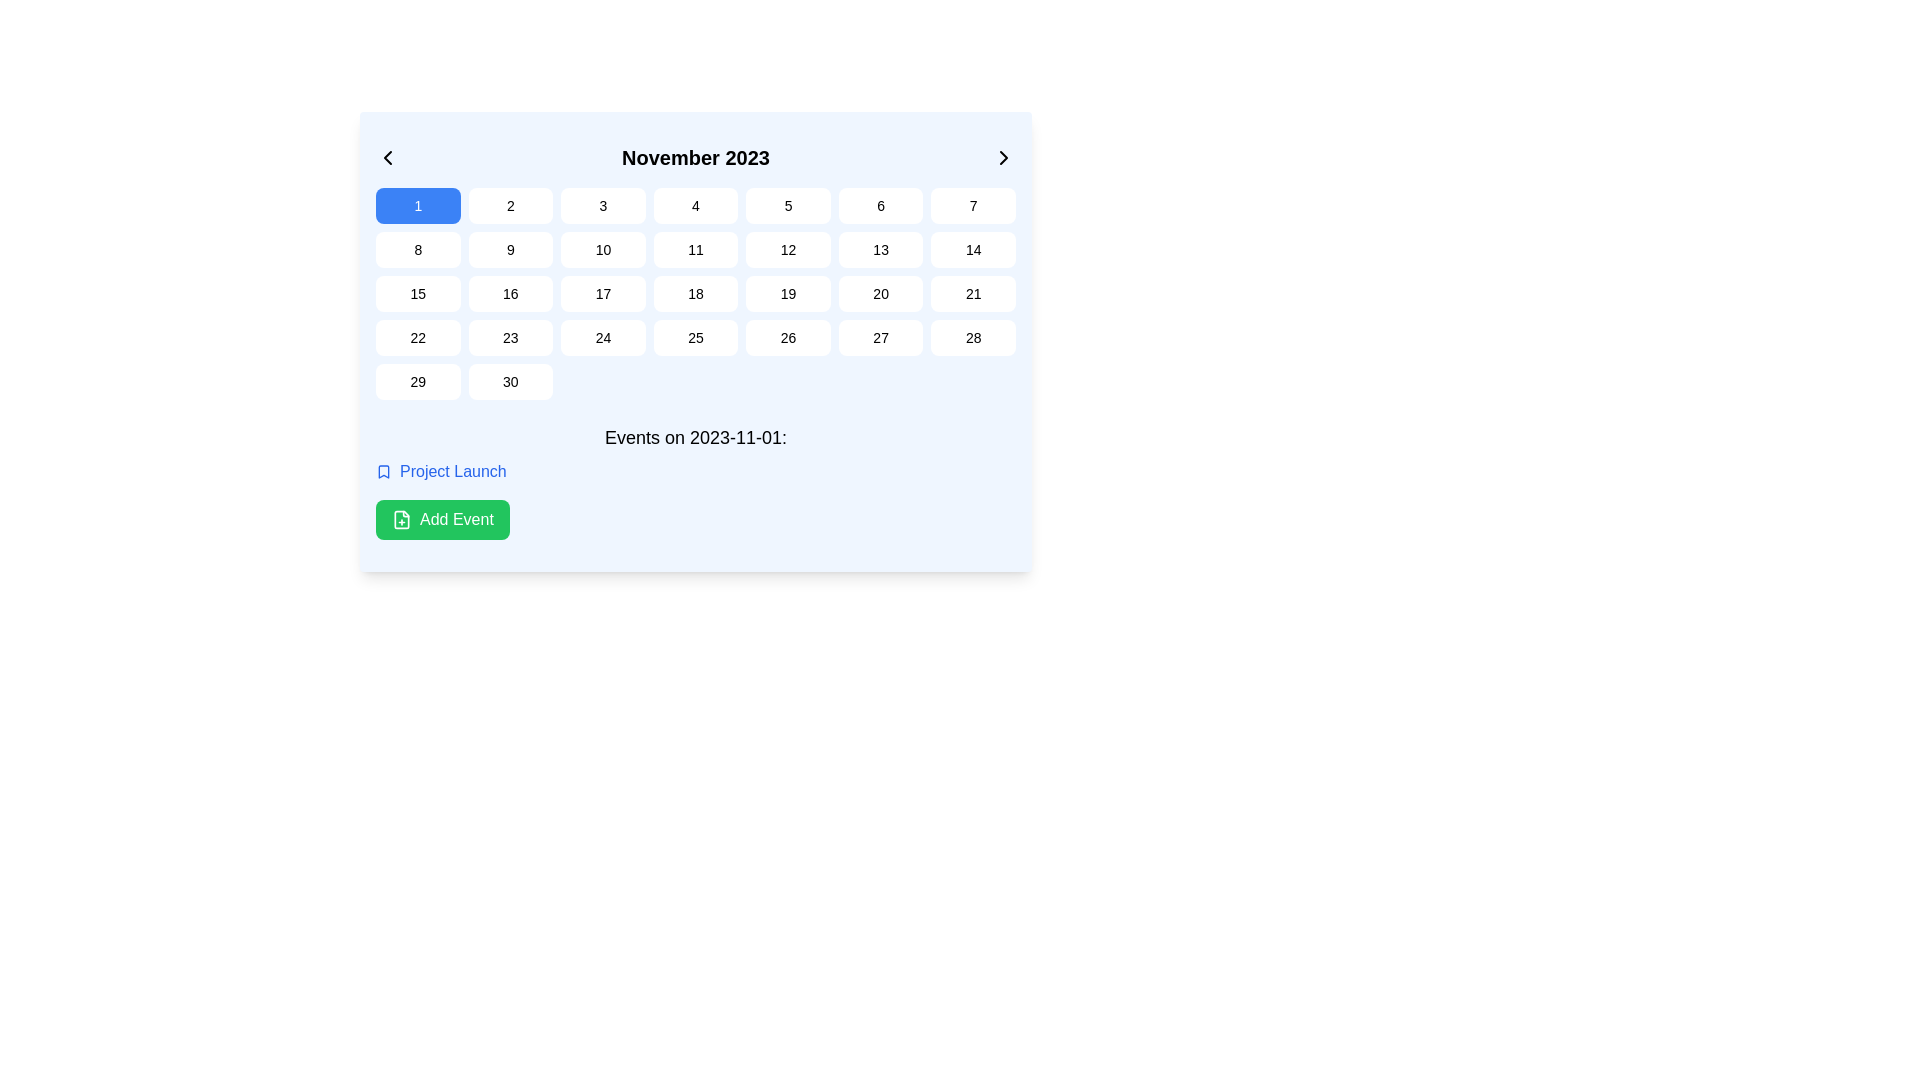 The height and width of the screenshot is (1080, 1920). I want to click on the rounded rectangular button labeled '12' in the second row and sixth column of the calendar grid for November 2023, so click(787, 249).